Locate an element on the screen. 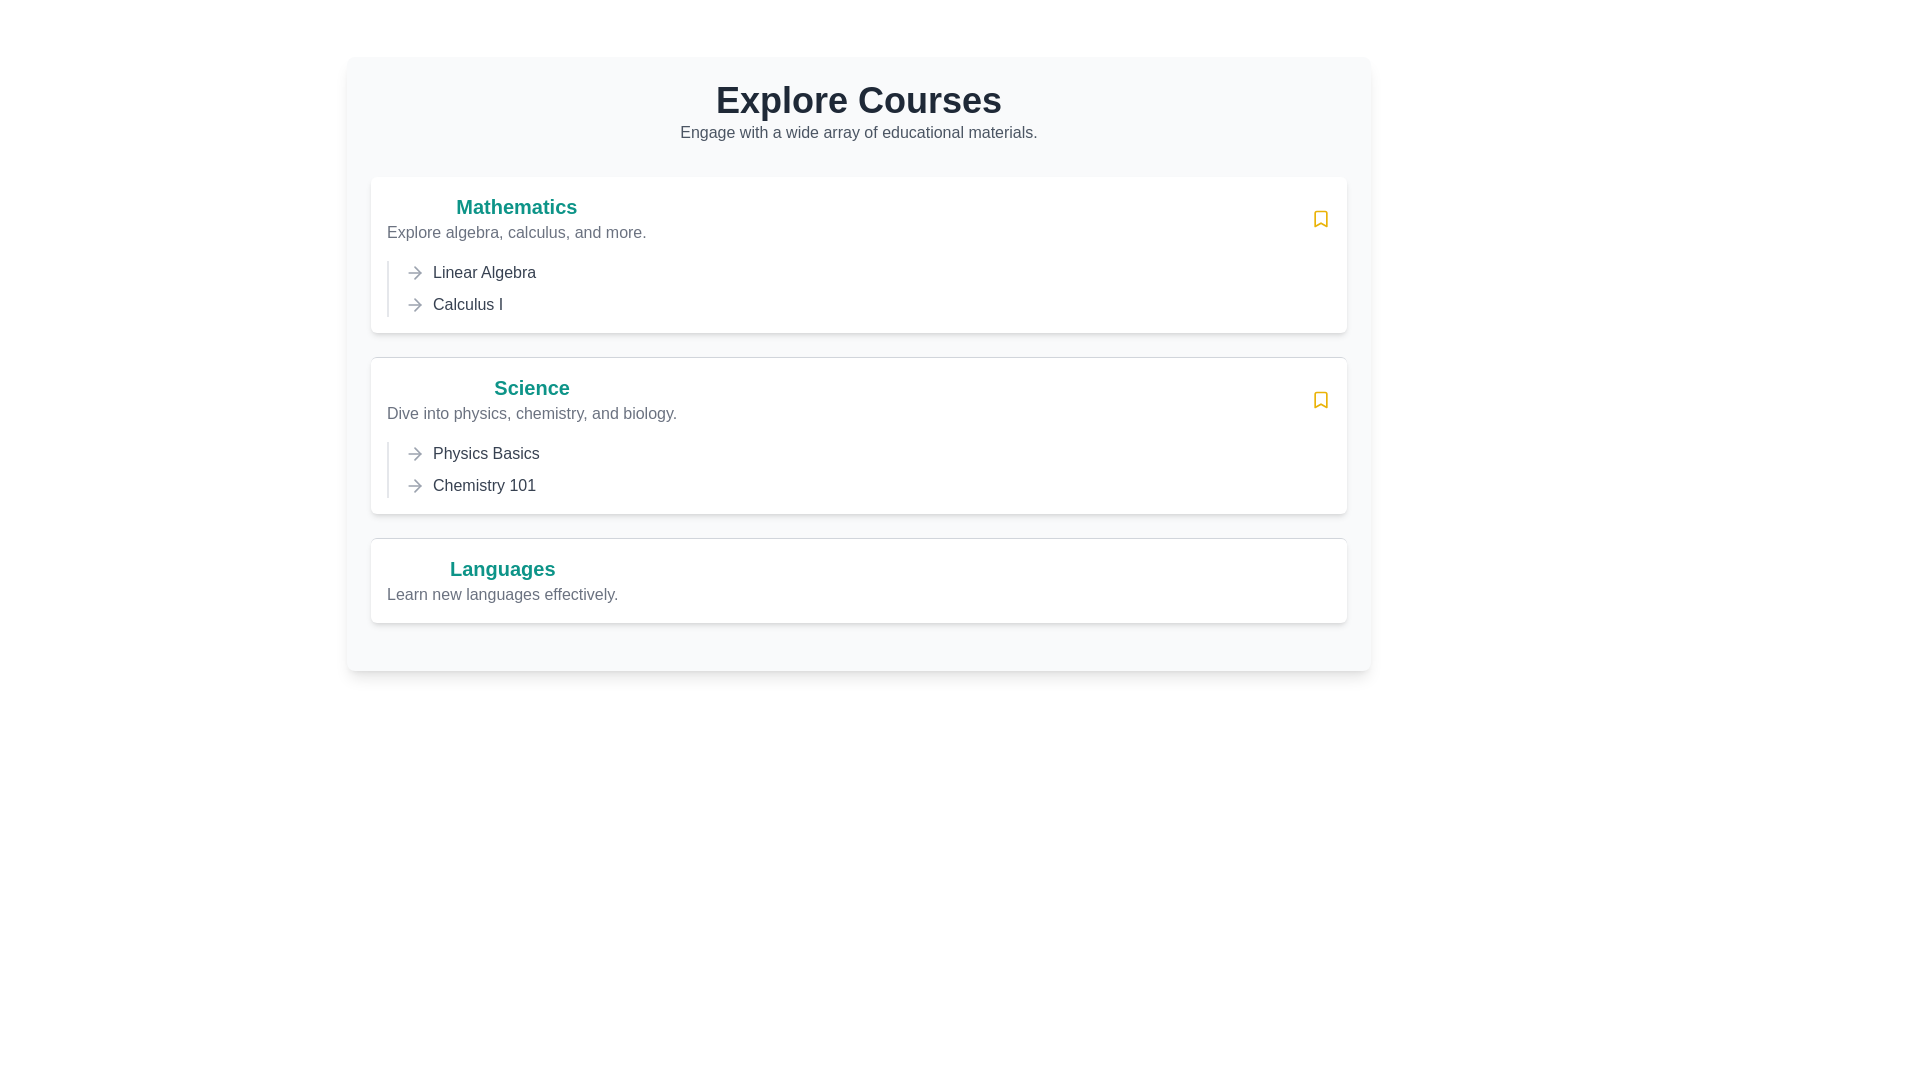  the rightward arrow SVG element that serves as a navigational indicator for selecting the 'Calculus I' topic is located at coordinates (416, 304).